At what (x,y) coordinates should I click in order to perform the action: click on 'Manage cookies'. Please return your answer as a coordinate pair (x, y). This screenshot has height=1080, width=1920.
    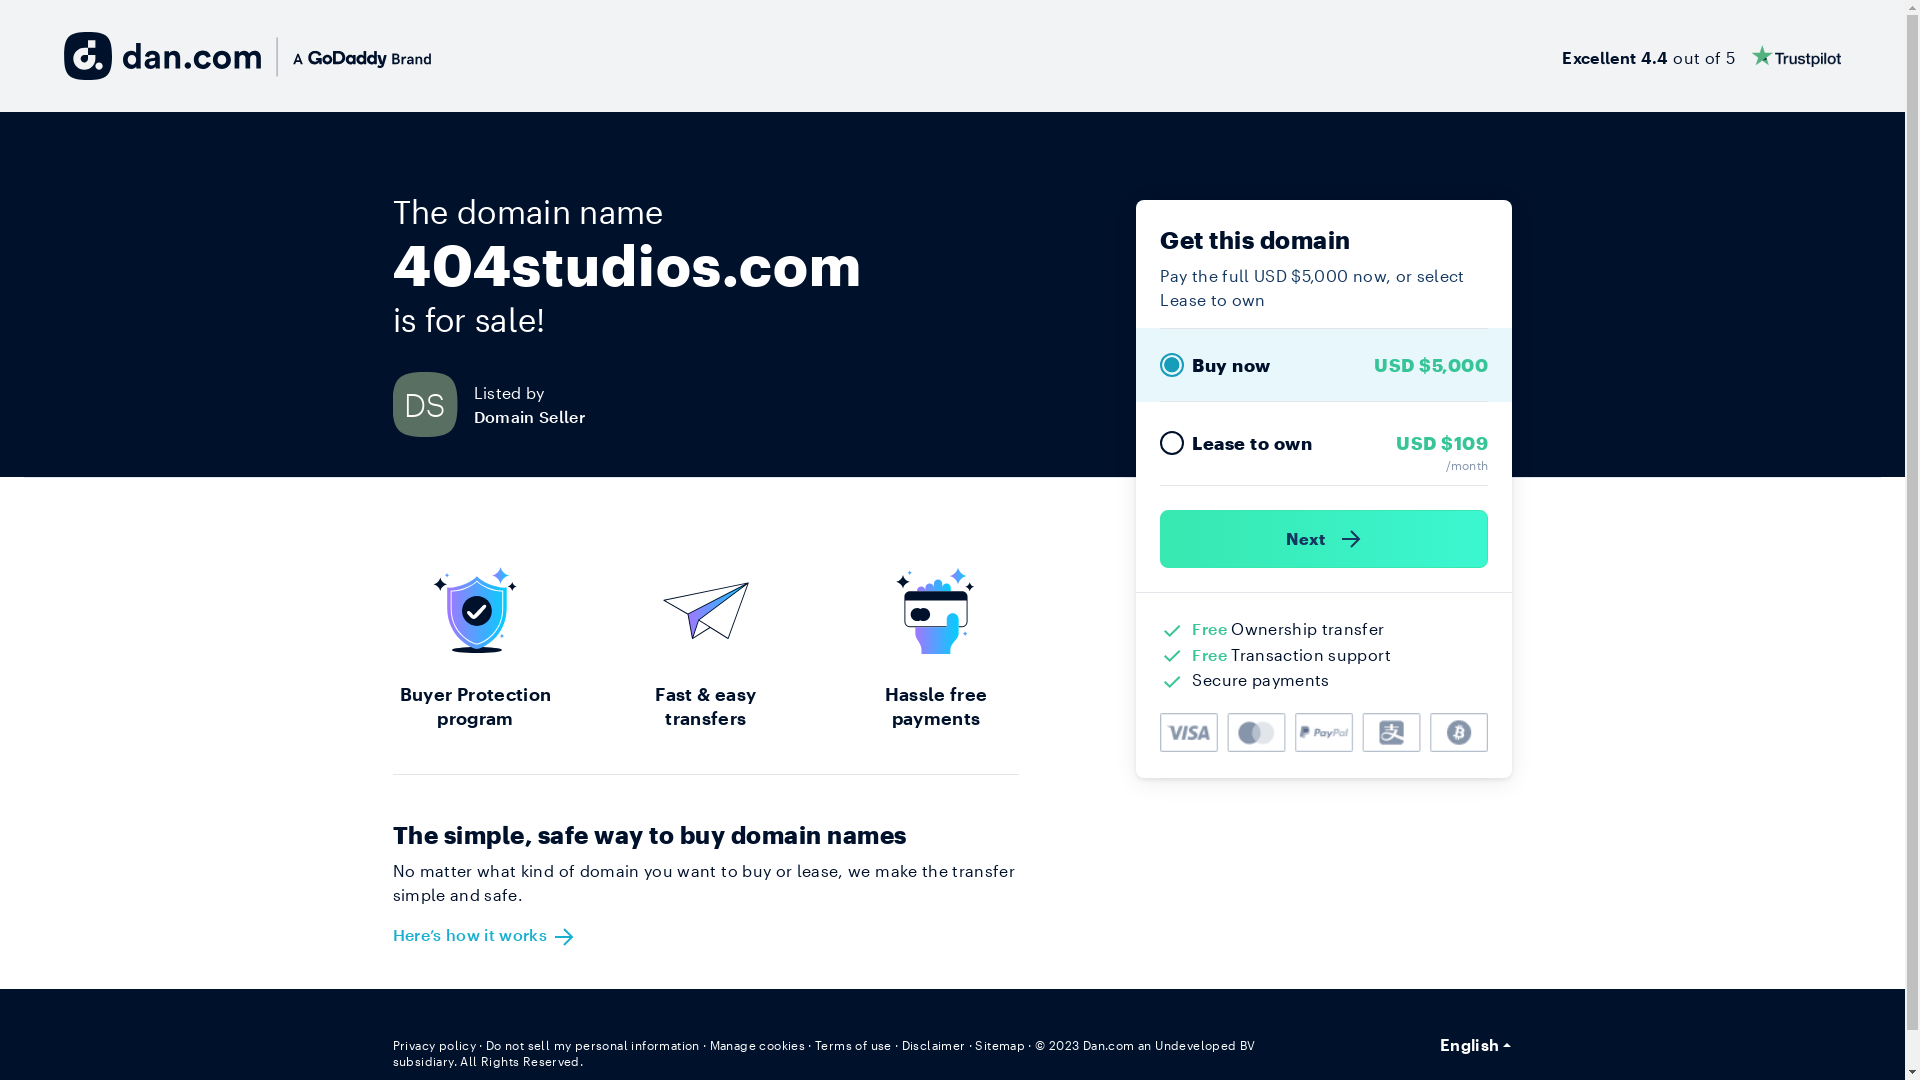
    Looking at the image, I should click on (710, 1044).